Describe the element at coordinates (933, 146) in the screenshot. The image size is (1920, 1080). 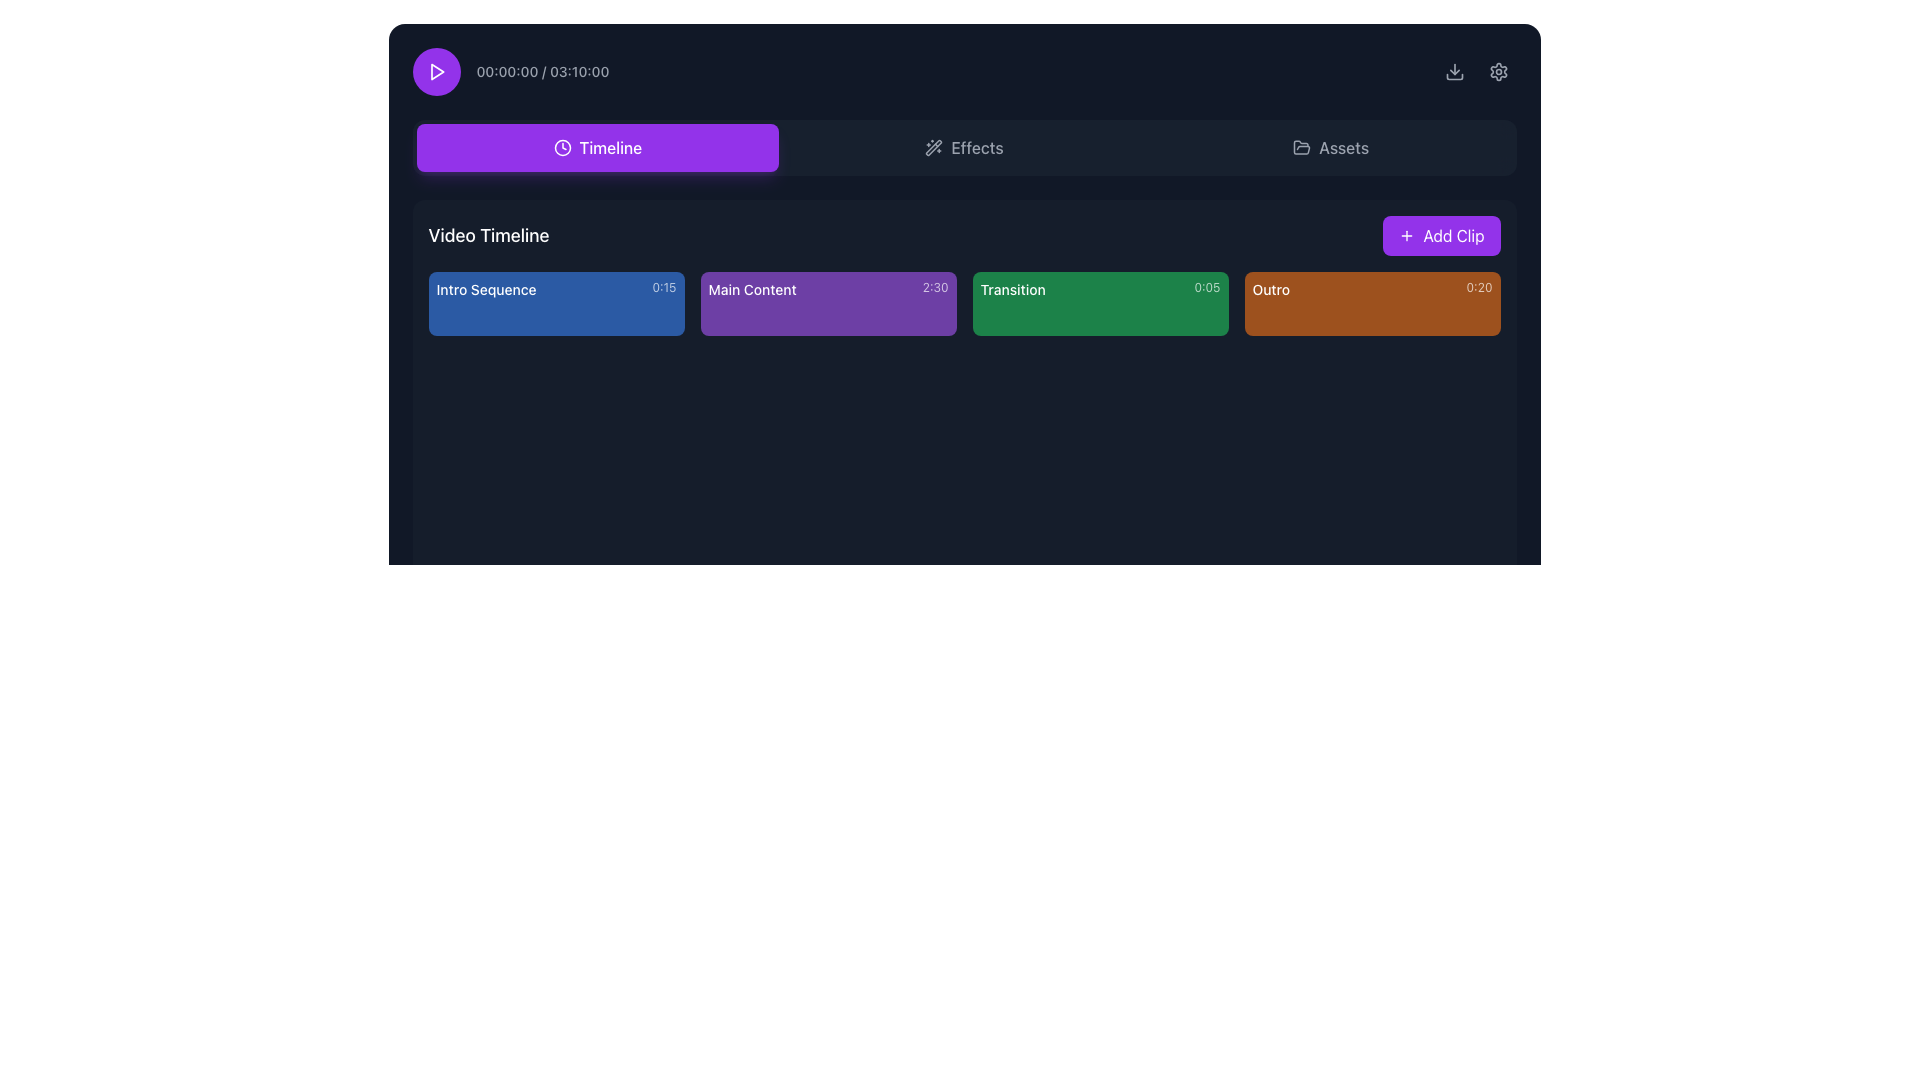
I see `the 'Effects' icon located on the left side of the 'Effects' button on the navigation bar` at that location.